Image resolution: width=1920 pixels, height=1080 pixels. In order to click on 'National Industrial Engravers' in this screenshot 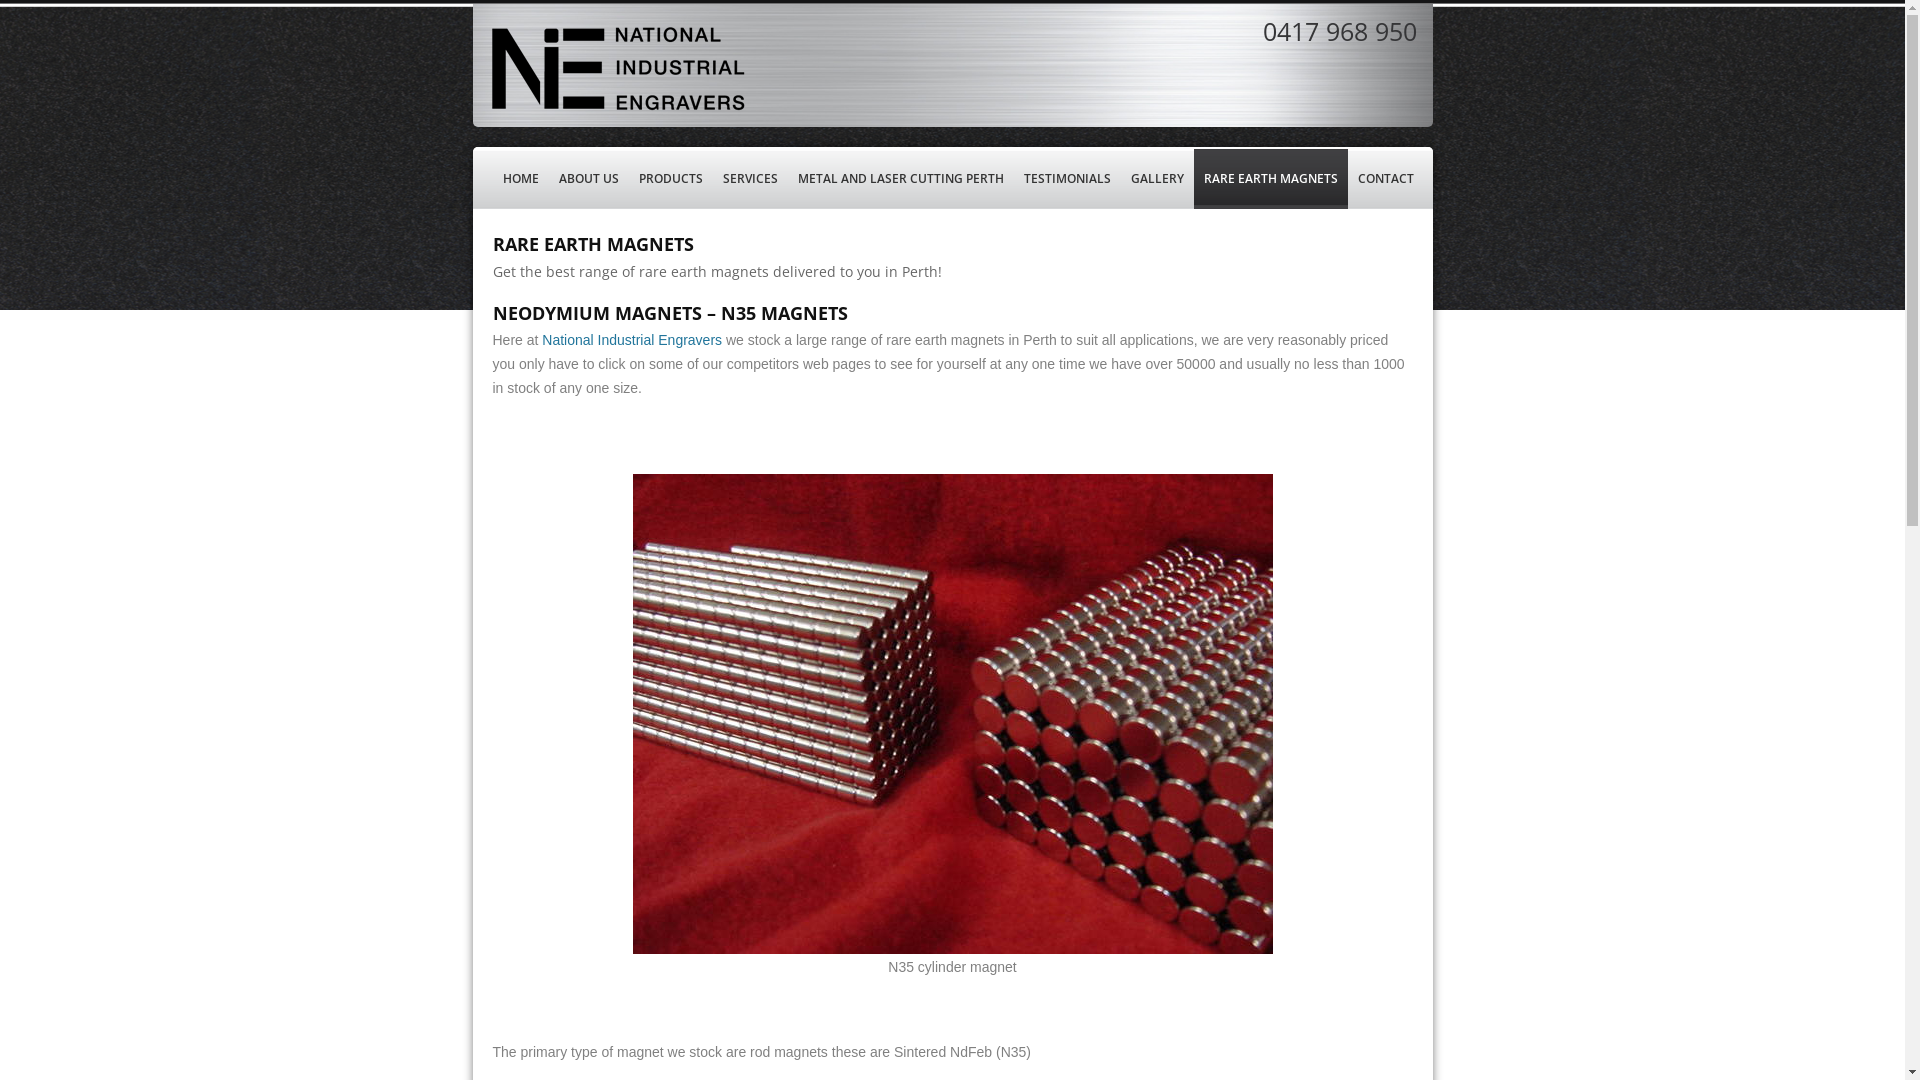, I will do `click(631, 338)`.